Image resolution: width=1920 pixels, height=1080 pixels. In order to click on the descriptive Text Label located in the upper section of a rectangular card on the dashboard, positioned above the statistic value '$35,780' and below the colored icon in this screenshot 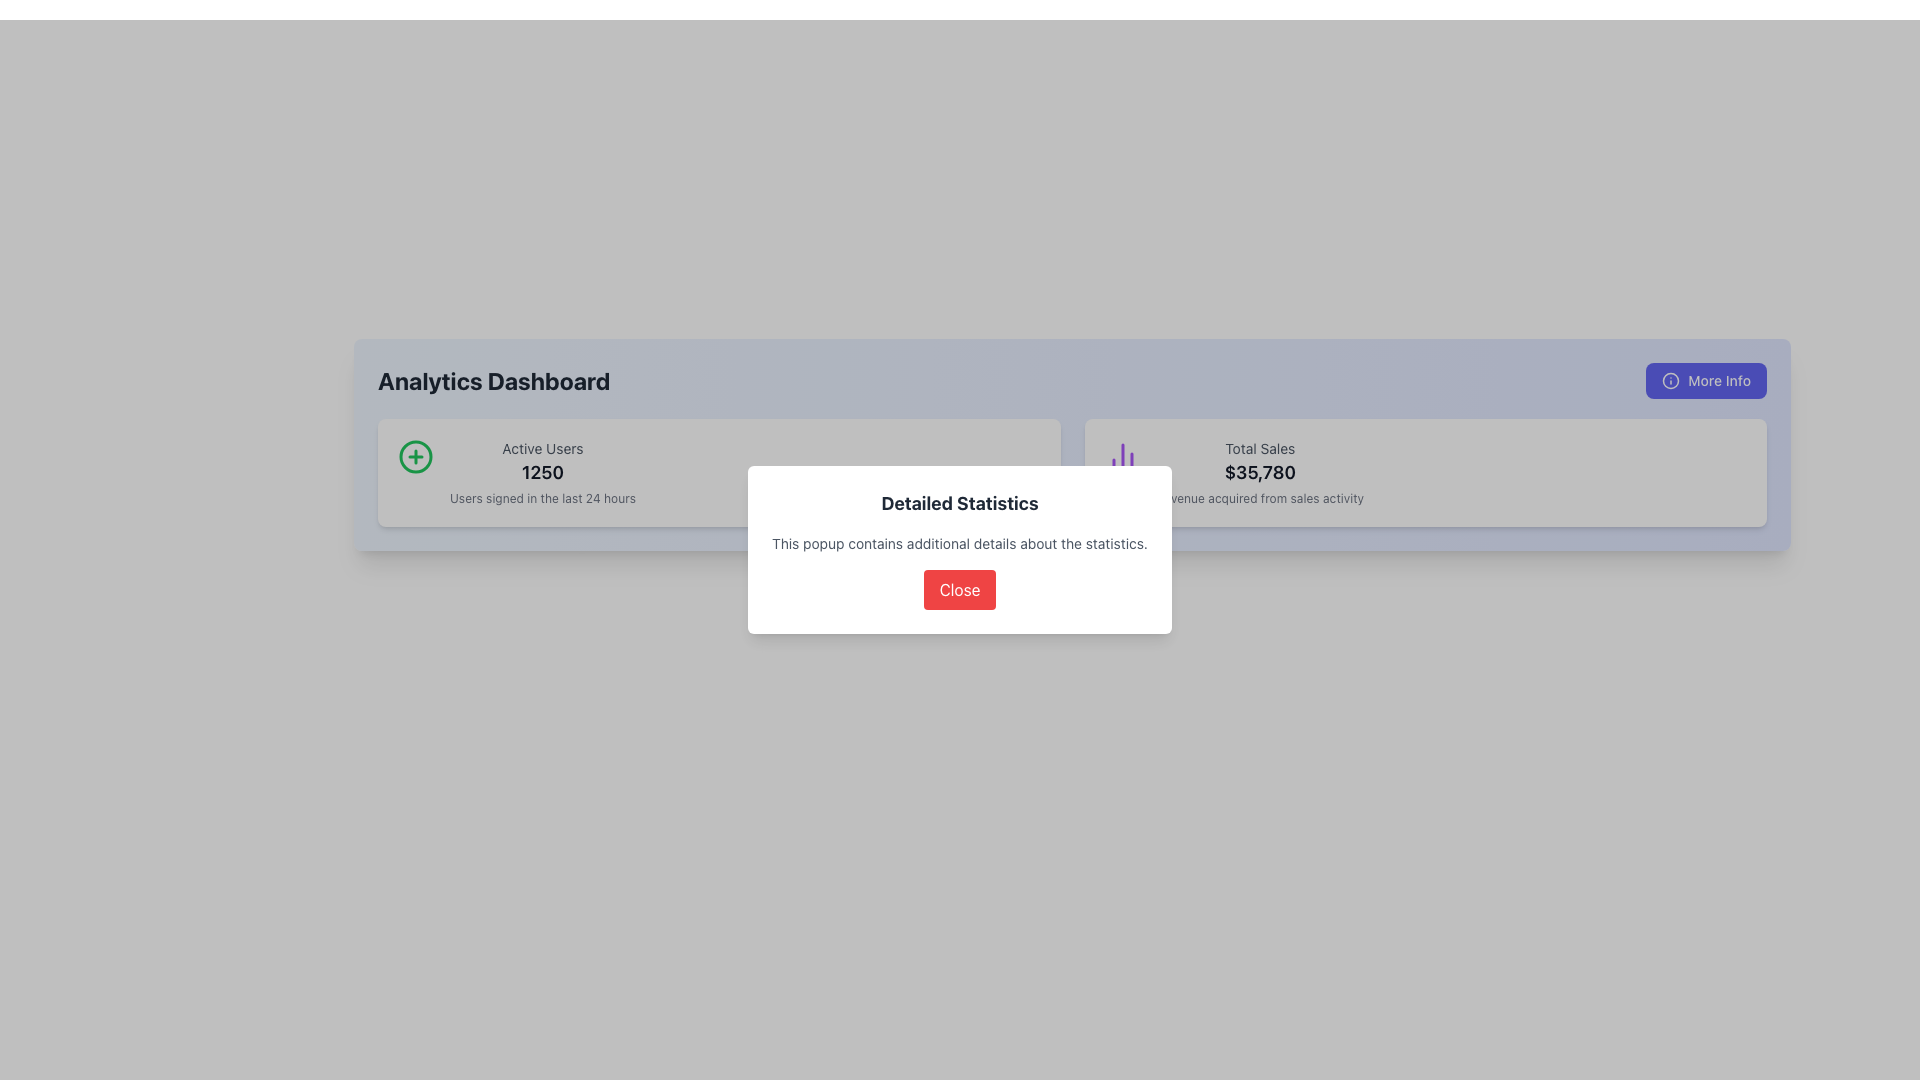, I will do `click(1259, 447)`.